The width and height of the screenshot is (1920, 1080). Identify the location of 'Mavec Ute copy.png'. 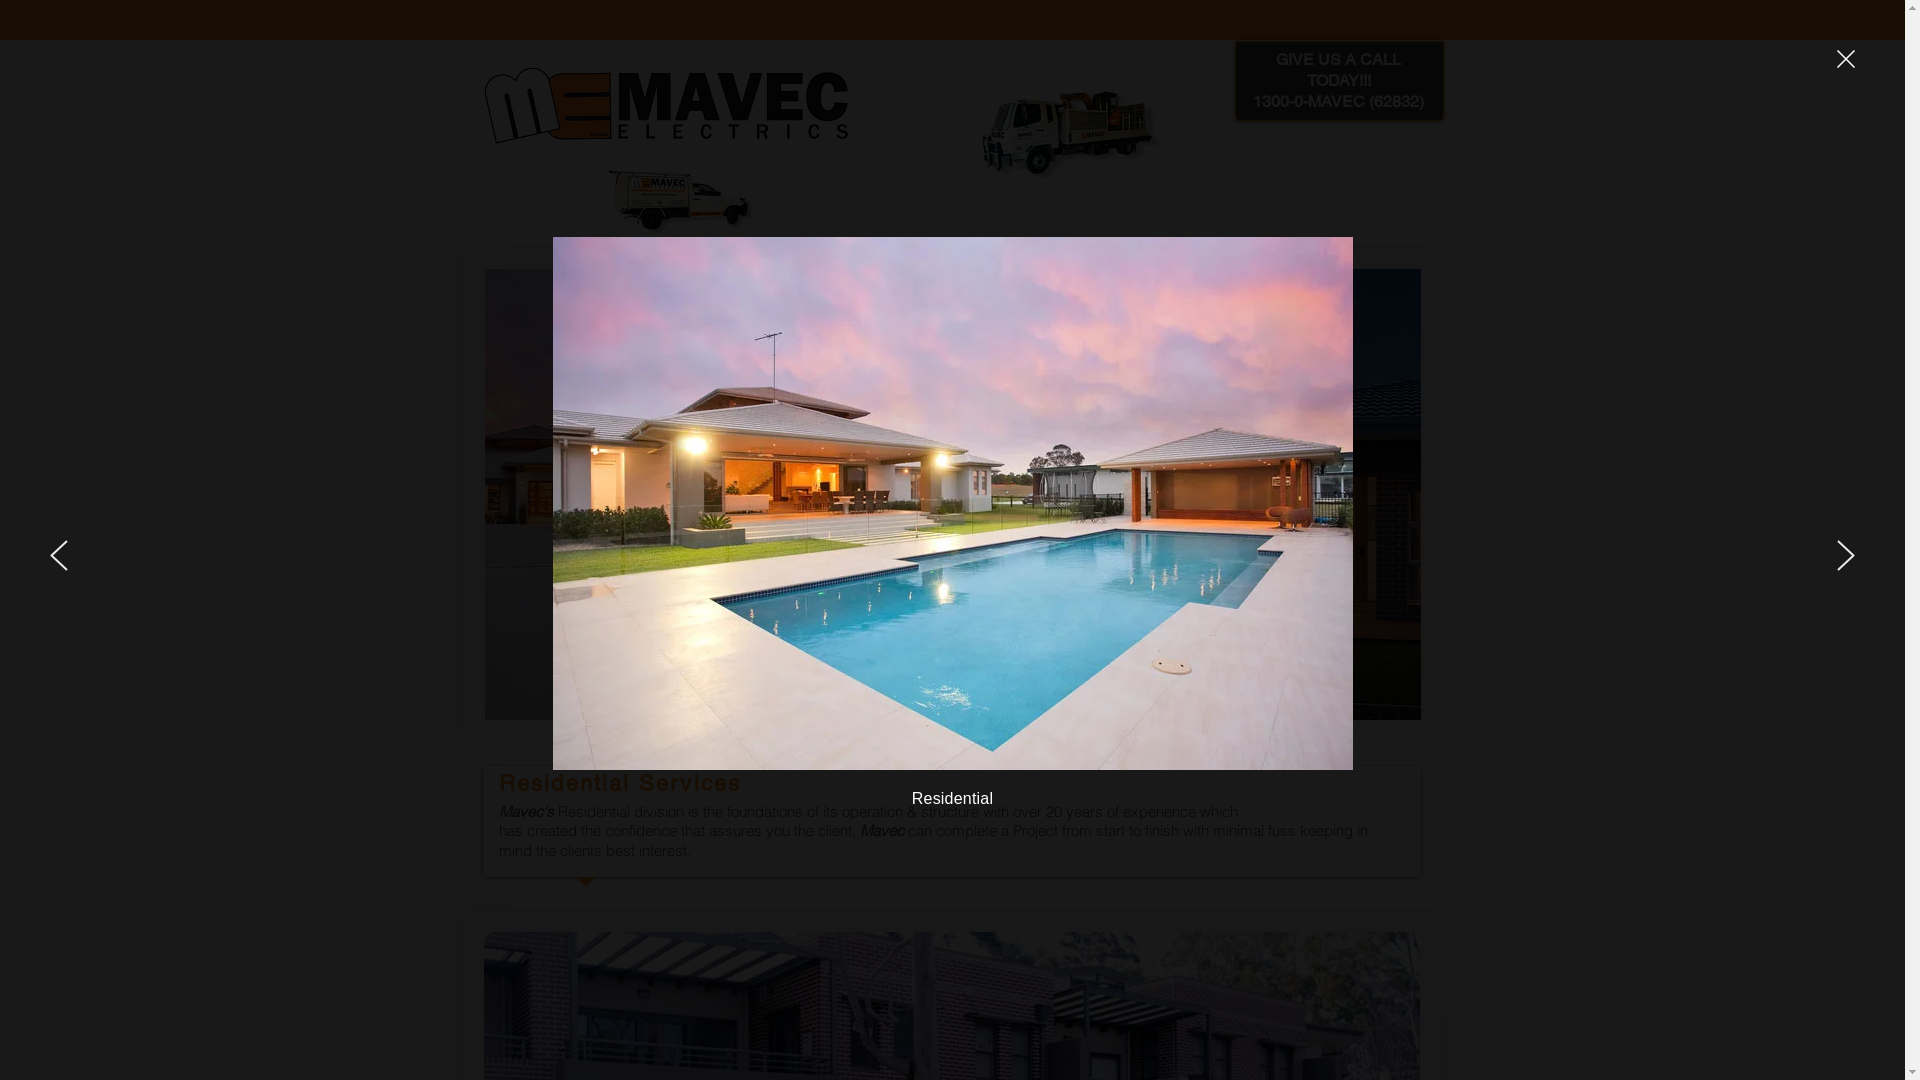
(590, 200).